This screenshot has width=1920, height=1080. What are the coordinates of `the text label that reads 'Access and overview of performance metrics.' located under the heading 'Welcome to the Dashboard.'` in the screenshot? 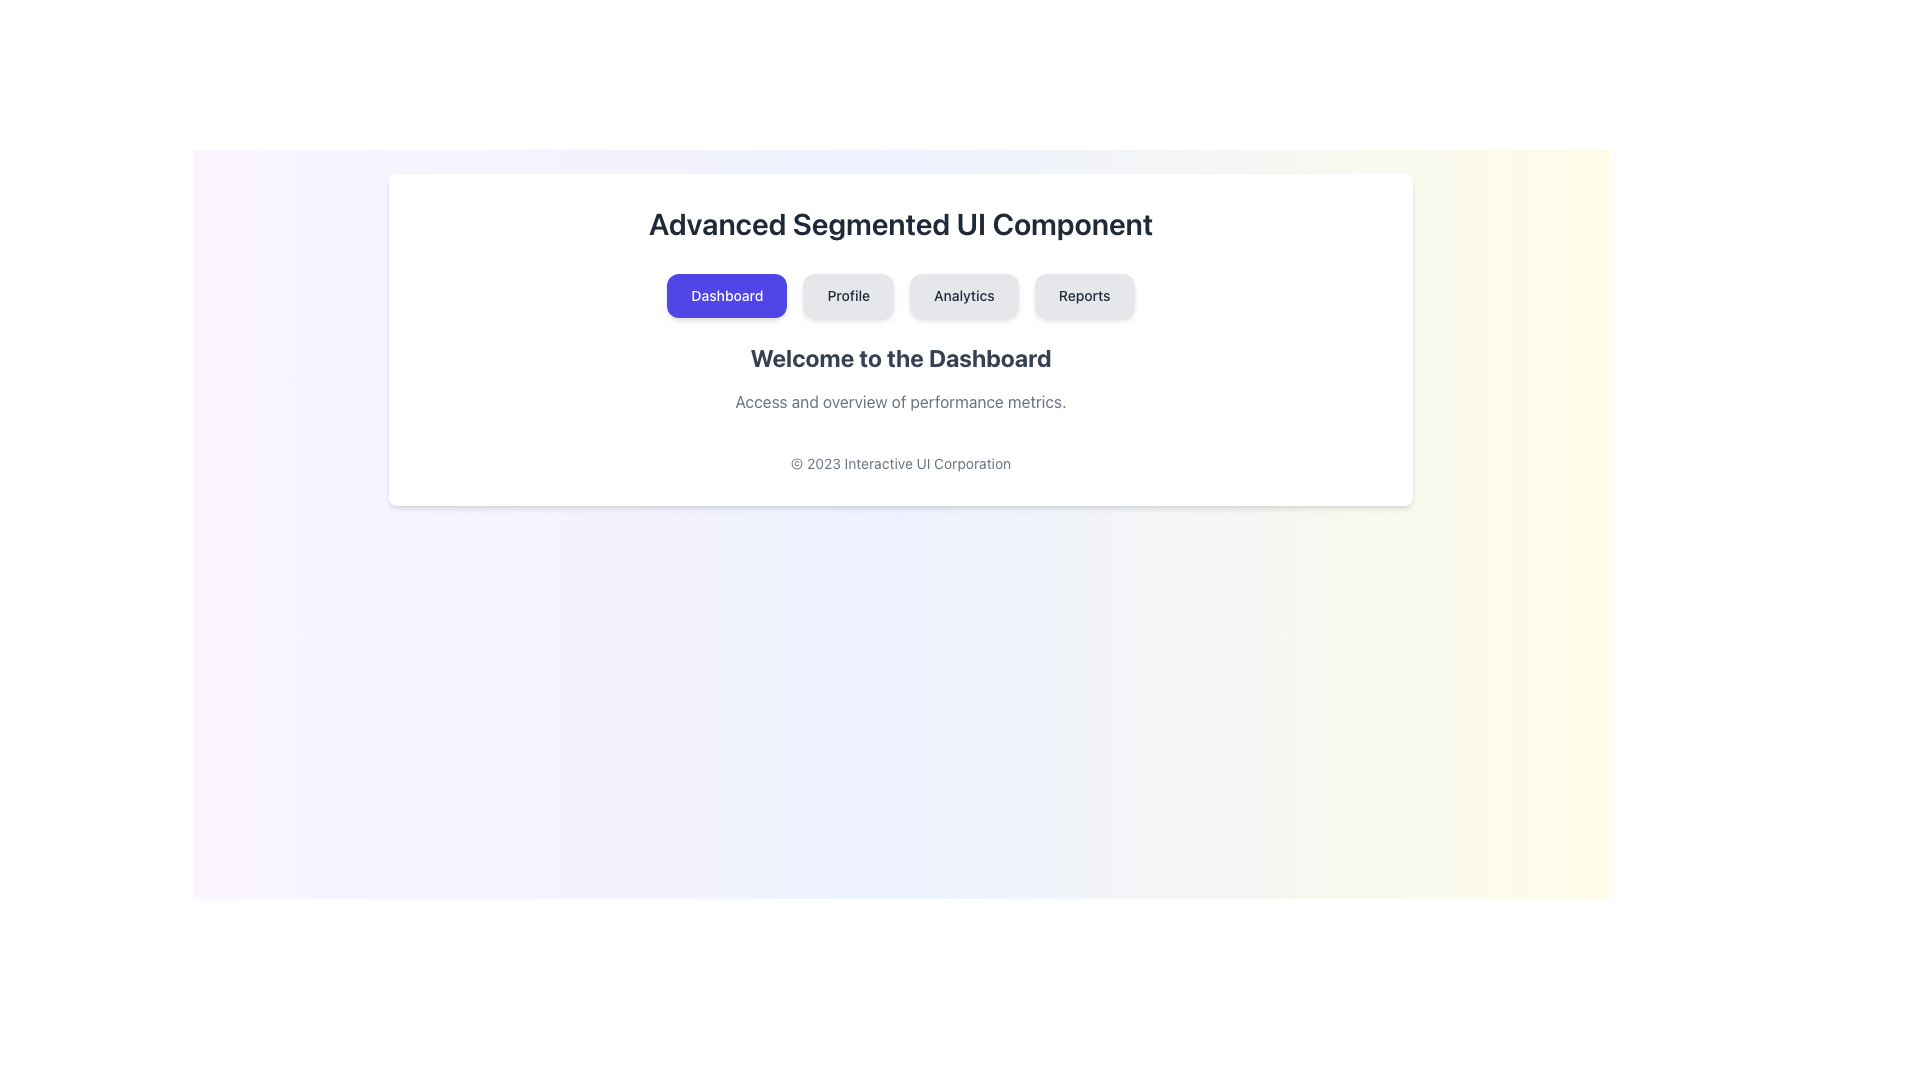 It's located at (900, 401).